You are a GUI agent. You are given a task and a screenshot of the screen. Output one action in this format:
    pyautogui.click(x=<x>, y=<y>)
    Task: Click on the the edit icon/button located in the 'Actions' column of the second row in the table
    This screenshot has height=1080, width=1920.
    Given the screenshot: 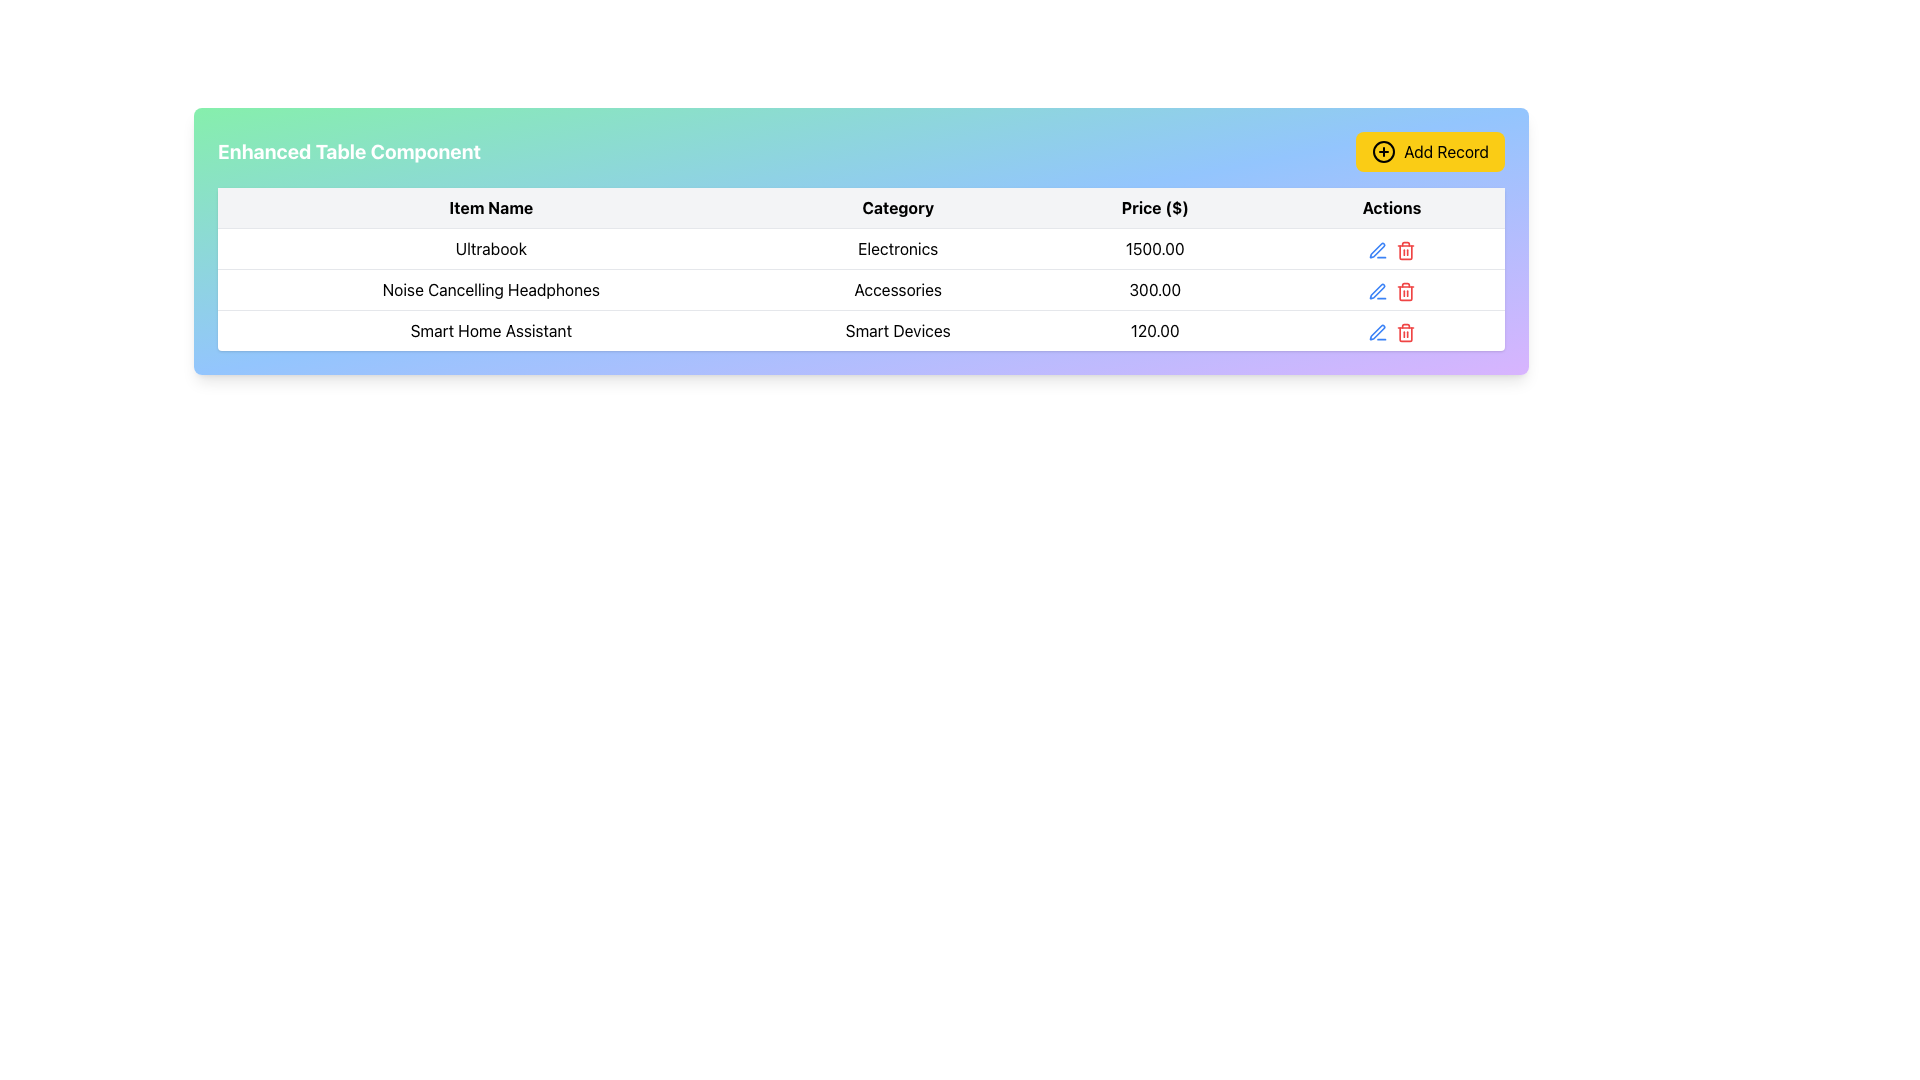 What is the action you would take?
    pyautogui.click(x=1376, y=291)
    